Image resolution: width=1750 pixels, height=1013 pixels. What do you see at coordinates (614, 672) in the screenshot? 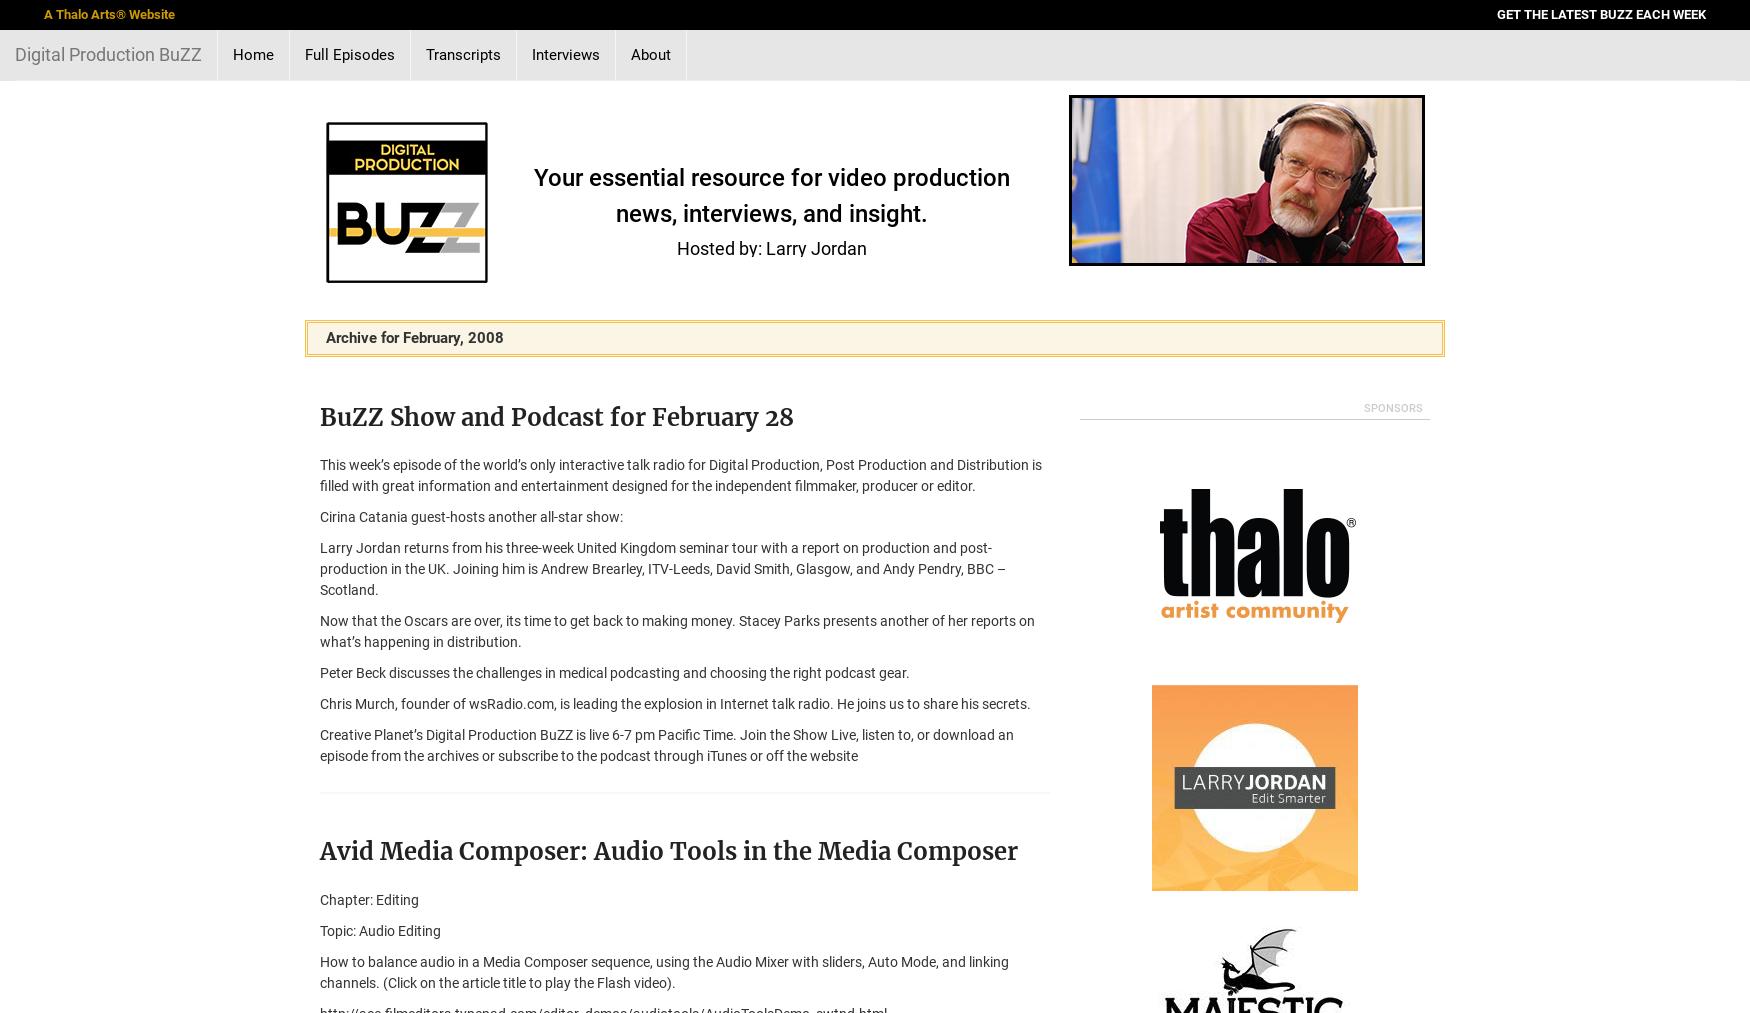
I see `'Peter Beck discusses the challenges in medical podcasting and choosing the right podcast gear.'` at bounding box center [614, 672].